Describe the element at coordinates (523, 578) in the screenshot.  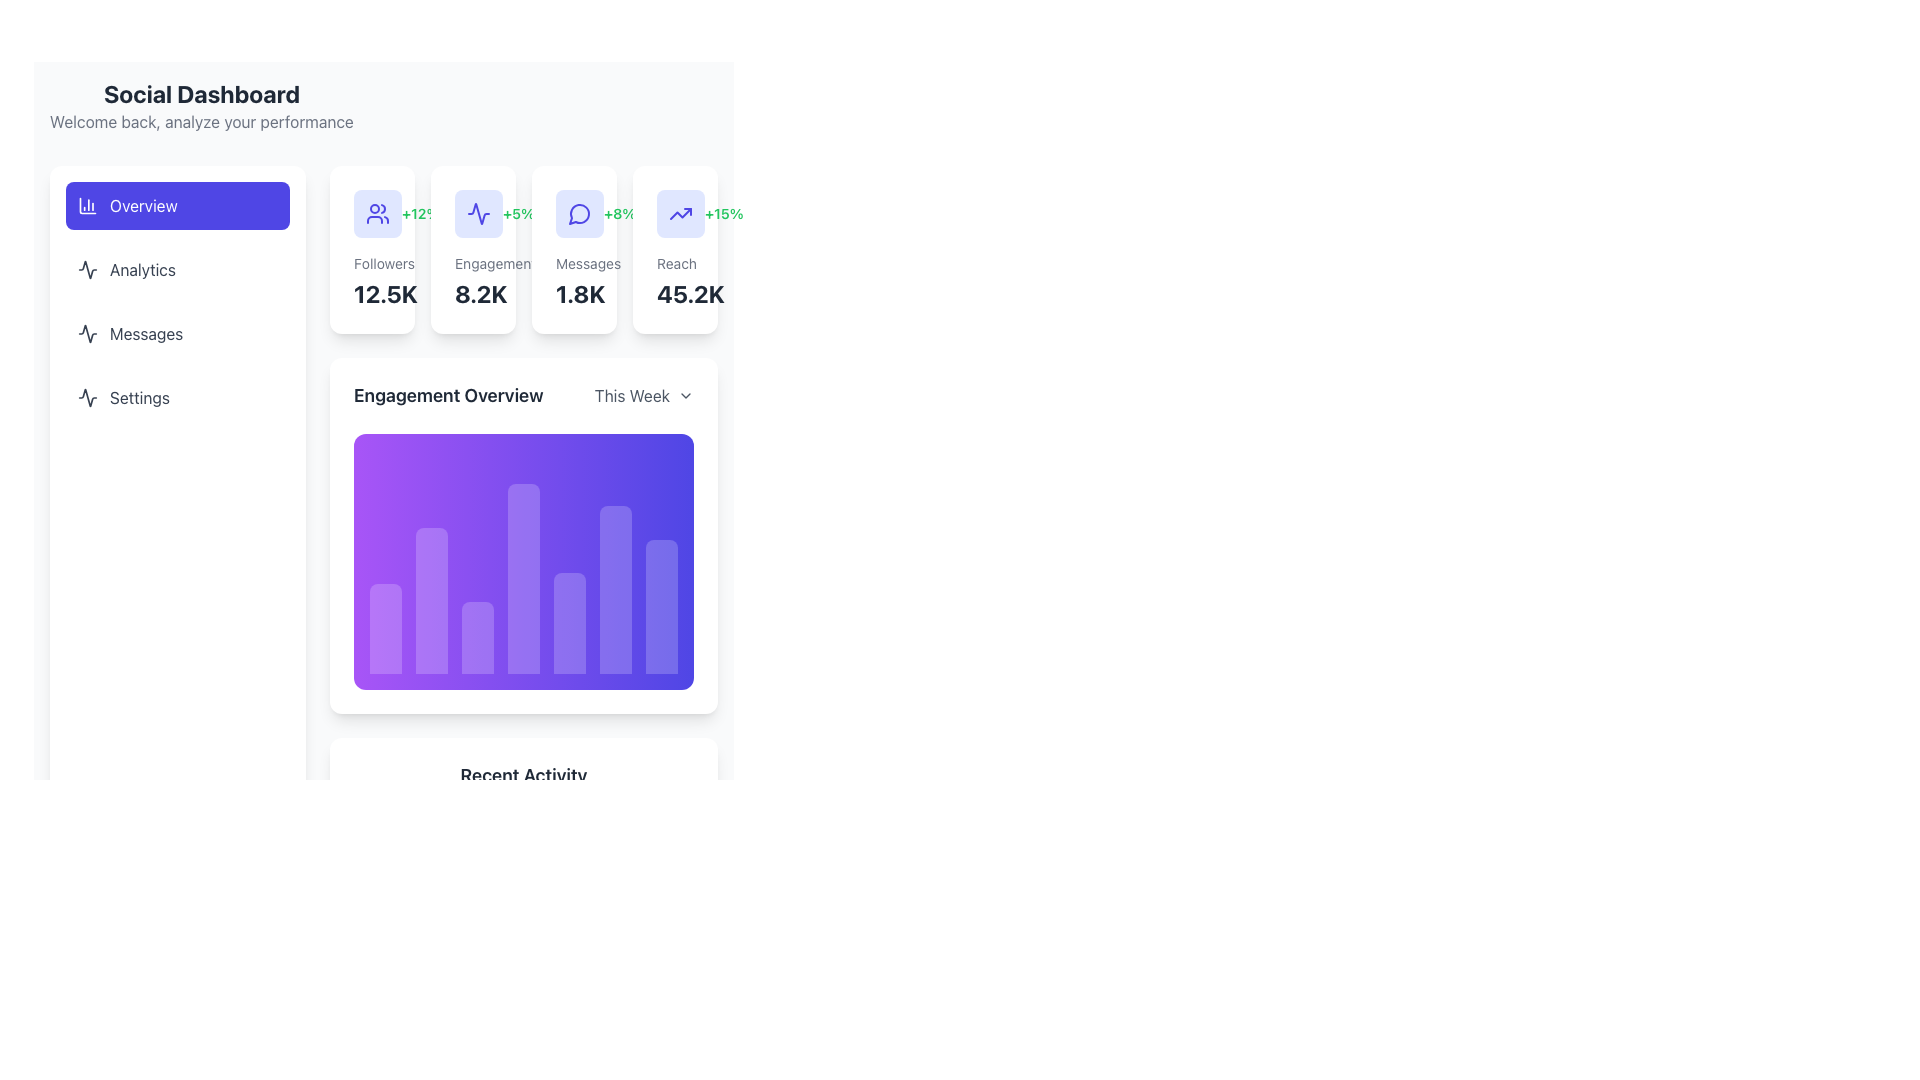
I see `the fourth bar in the bar chart, which visually represents a data point and is centrally located within the chart` at that location.